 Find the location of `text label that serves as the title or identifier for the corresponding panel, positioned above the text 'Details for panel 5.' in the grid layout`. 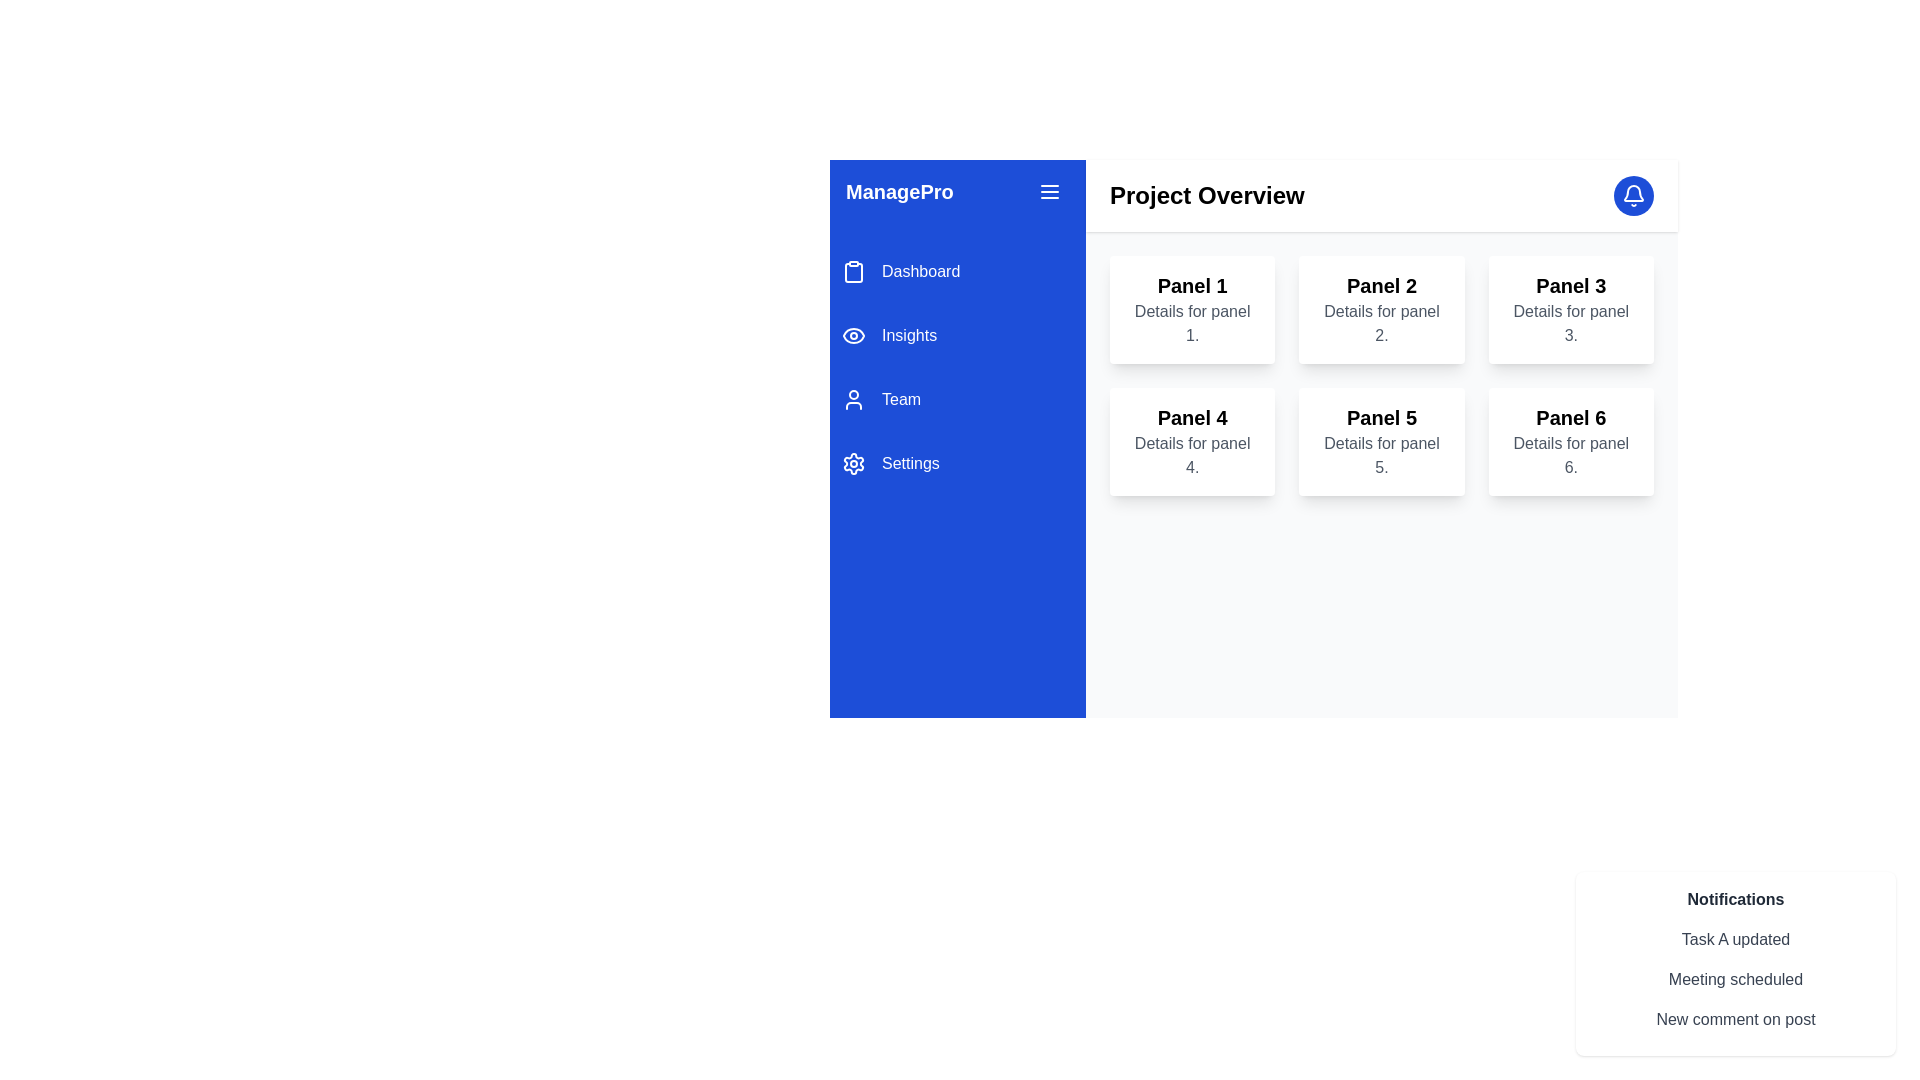

text label that serves as the title or identifier for the corresponding panel, positioned above the text 'Details for panel 5.' in the grid layout is located at coordinates (1381, 416).